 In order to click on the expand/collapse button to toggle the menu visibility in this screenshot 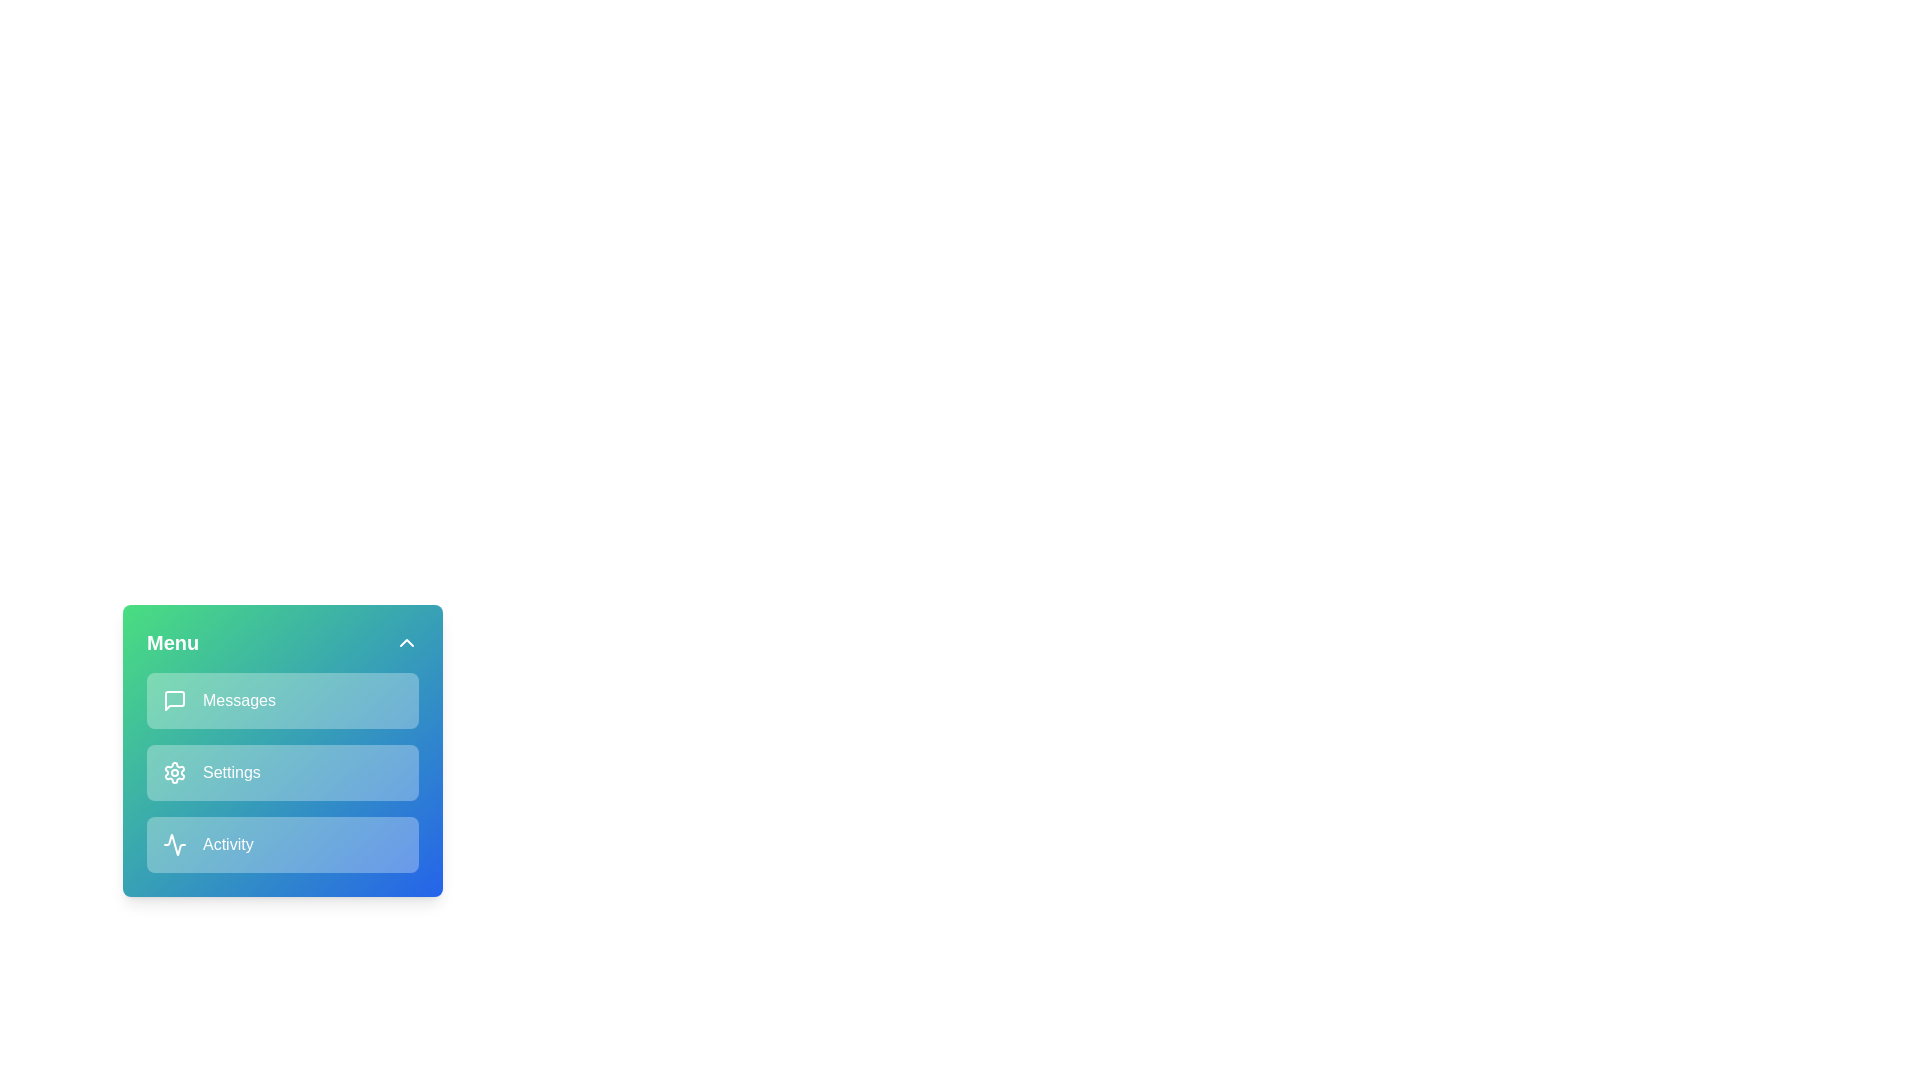, I will do `click(406, 643)`.